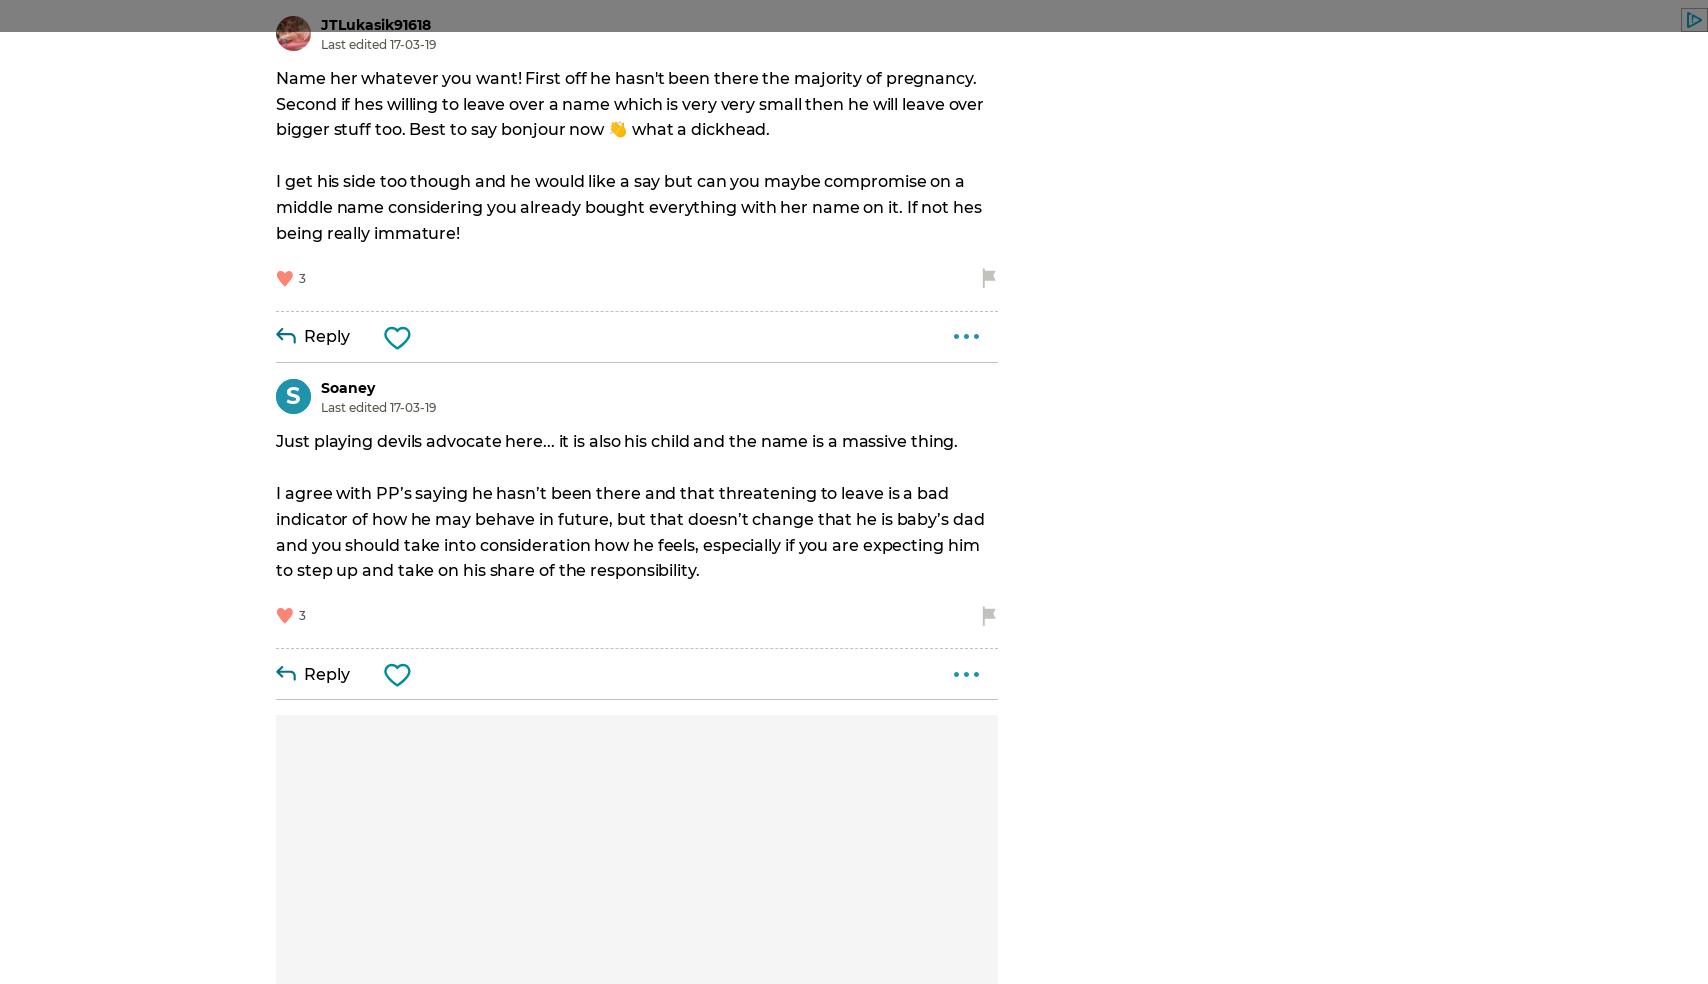 The width and height of the screenshot is (1708, 984). Describe the element at coordinates (630, 207) in the screenshot. I see `'I get his side too though and he would like a say but can you maybe compromise on a middle name considering you already bought everything with her name on it. If not hes being really immature!'` at that location.